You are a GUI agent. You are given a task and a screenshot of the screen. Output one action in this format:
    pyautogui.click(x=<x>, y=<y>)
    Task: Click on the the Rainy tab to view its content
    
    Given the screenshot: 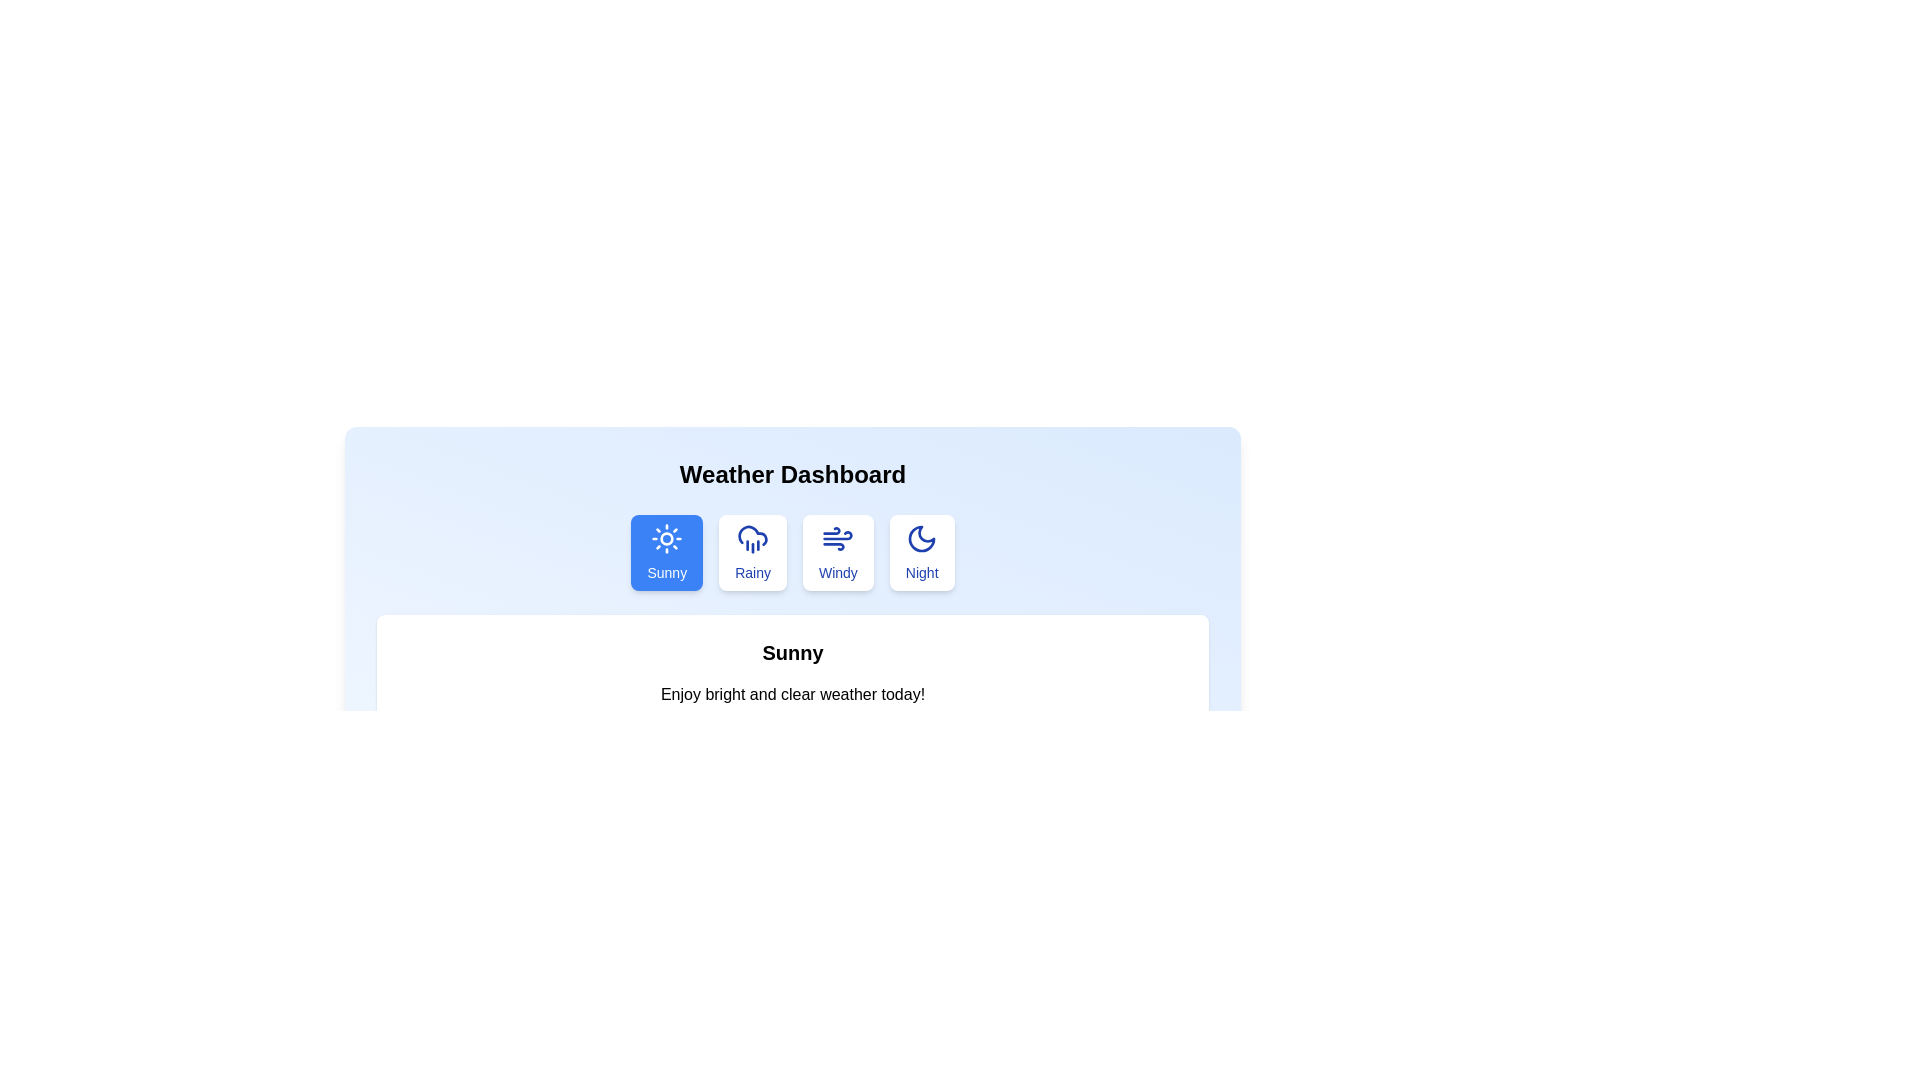 What is the action you would take?
    pyautogui.click(x=752, y=552)
    